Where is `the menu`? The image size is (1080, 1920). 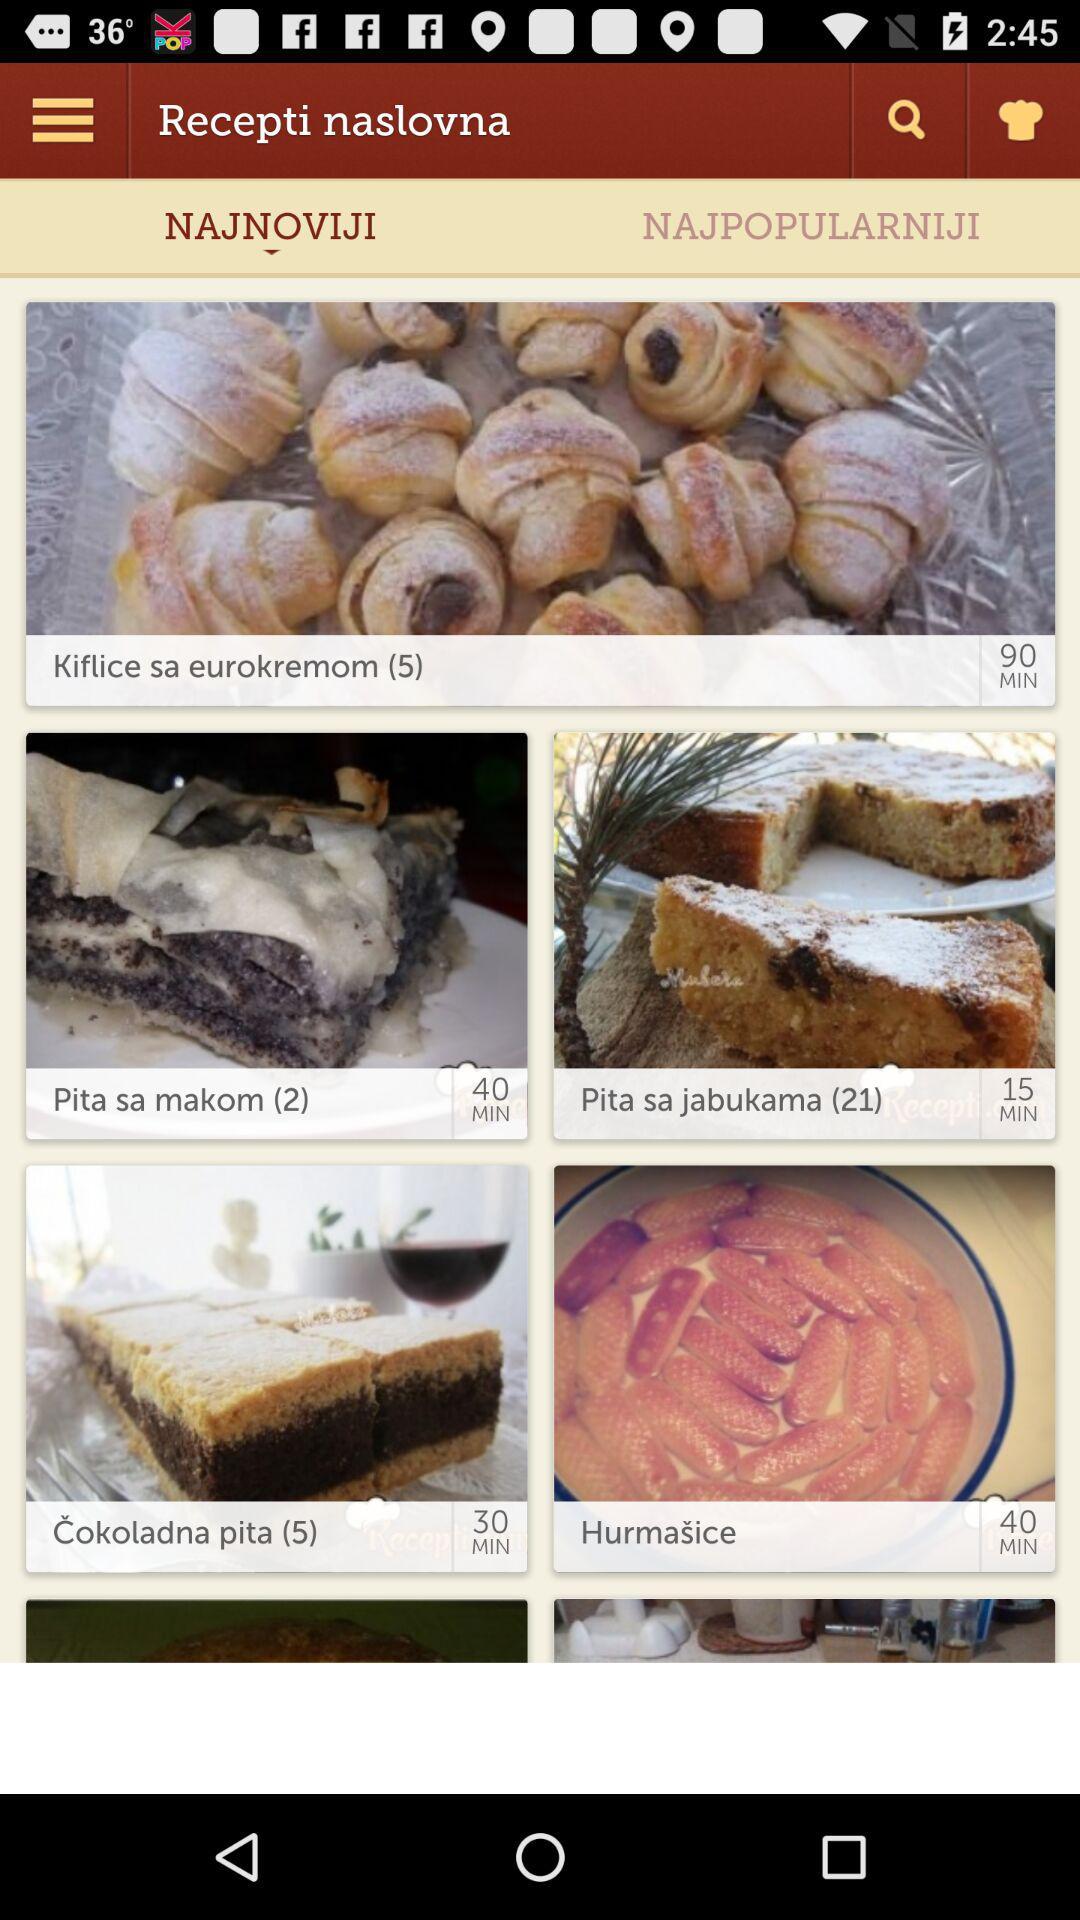
the menu is located at coordinates (64, 119).